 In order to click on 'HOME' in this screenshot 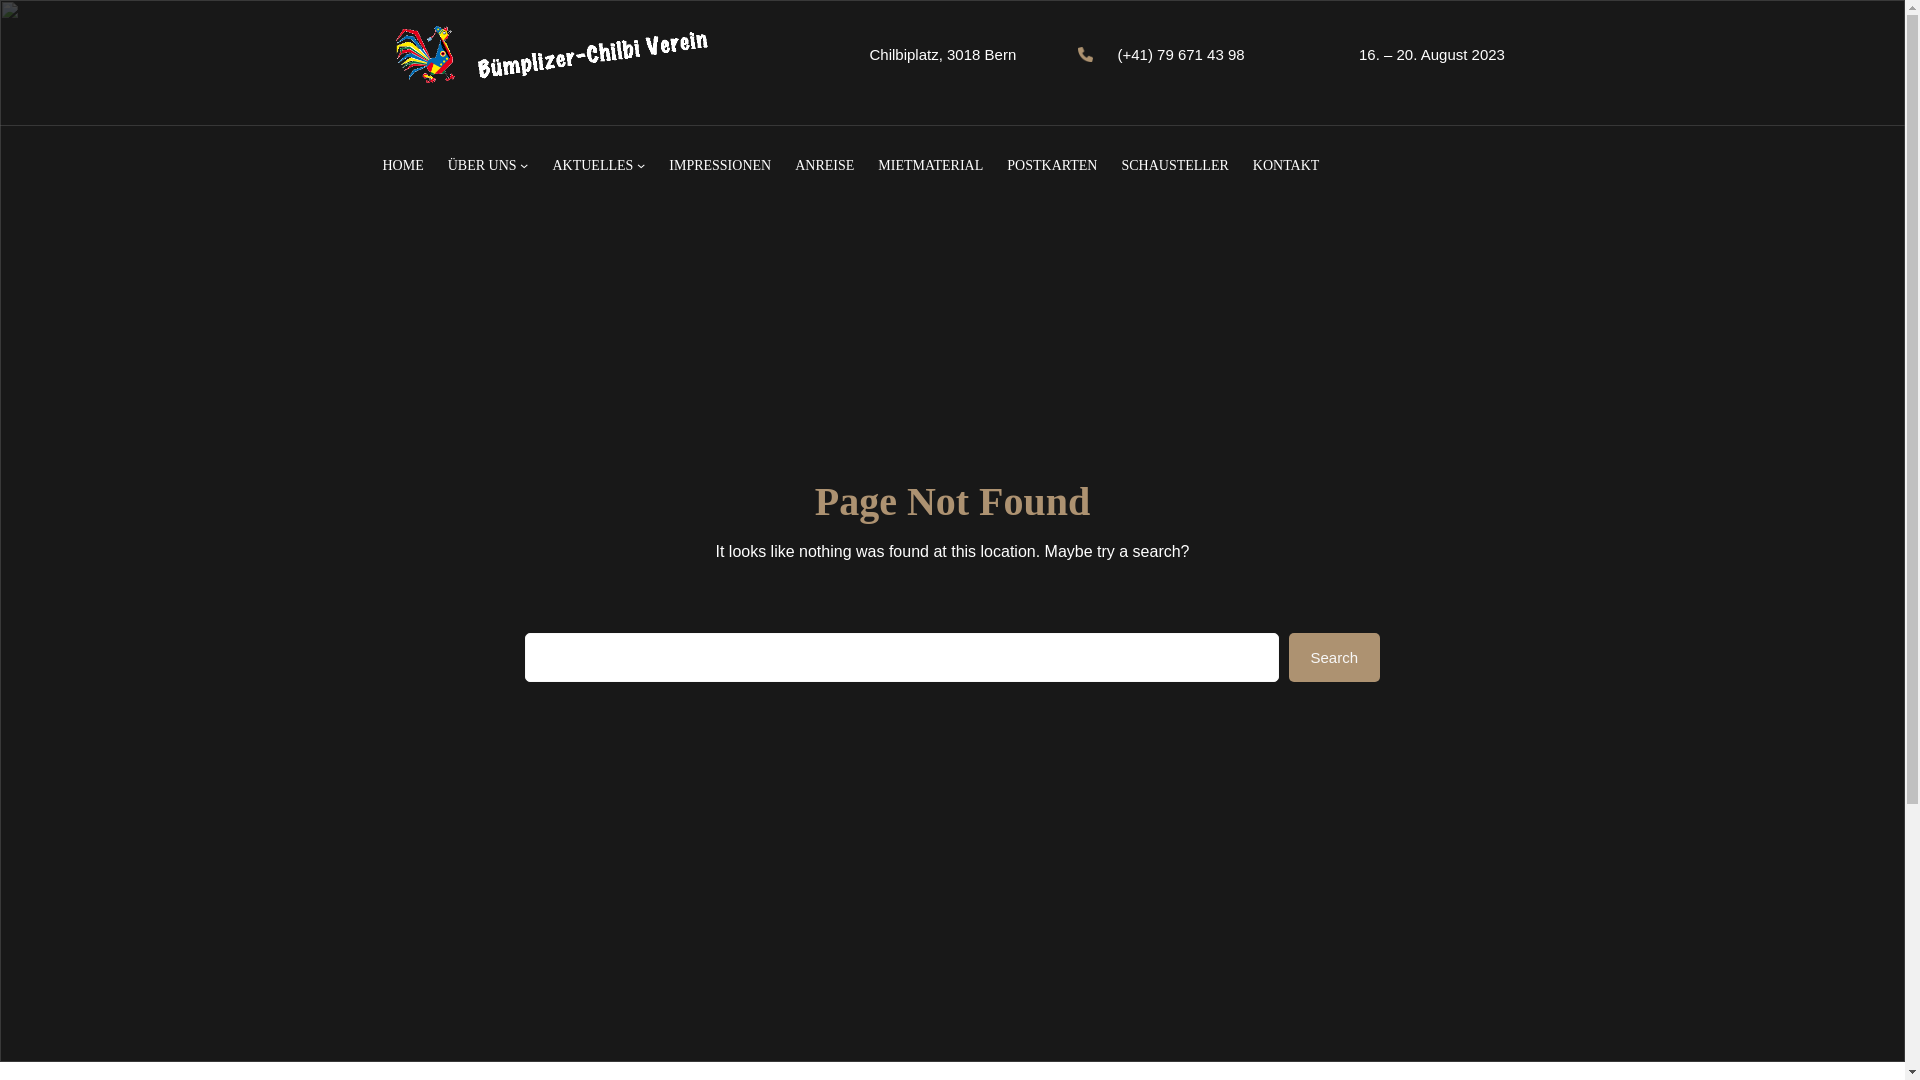, I will do `click(382, 164)`.